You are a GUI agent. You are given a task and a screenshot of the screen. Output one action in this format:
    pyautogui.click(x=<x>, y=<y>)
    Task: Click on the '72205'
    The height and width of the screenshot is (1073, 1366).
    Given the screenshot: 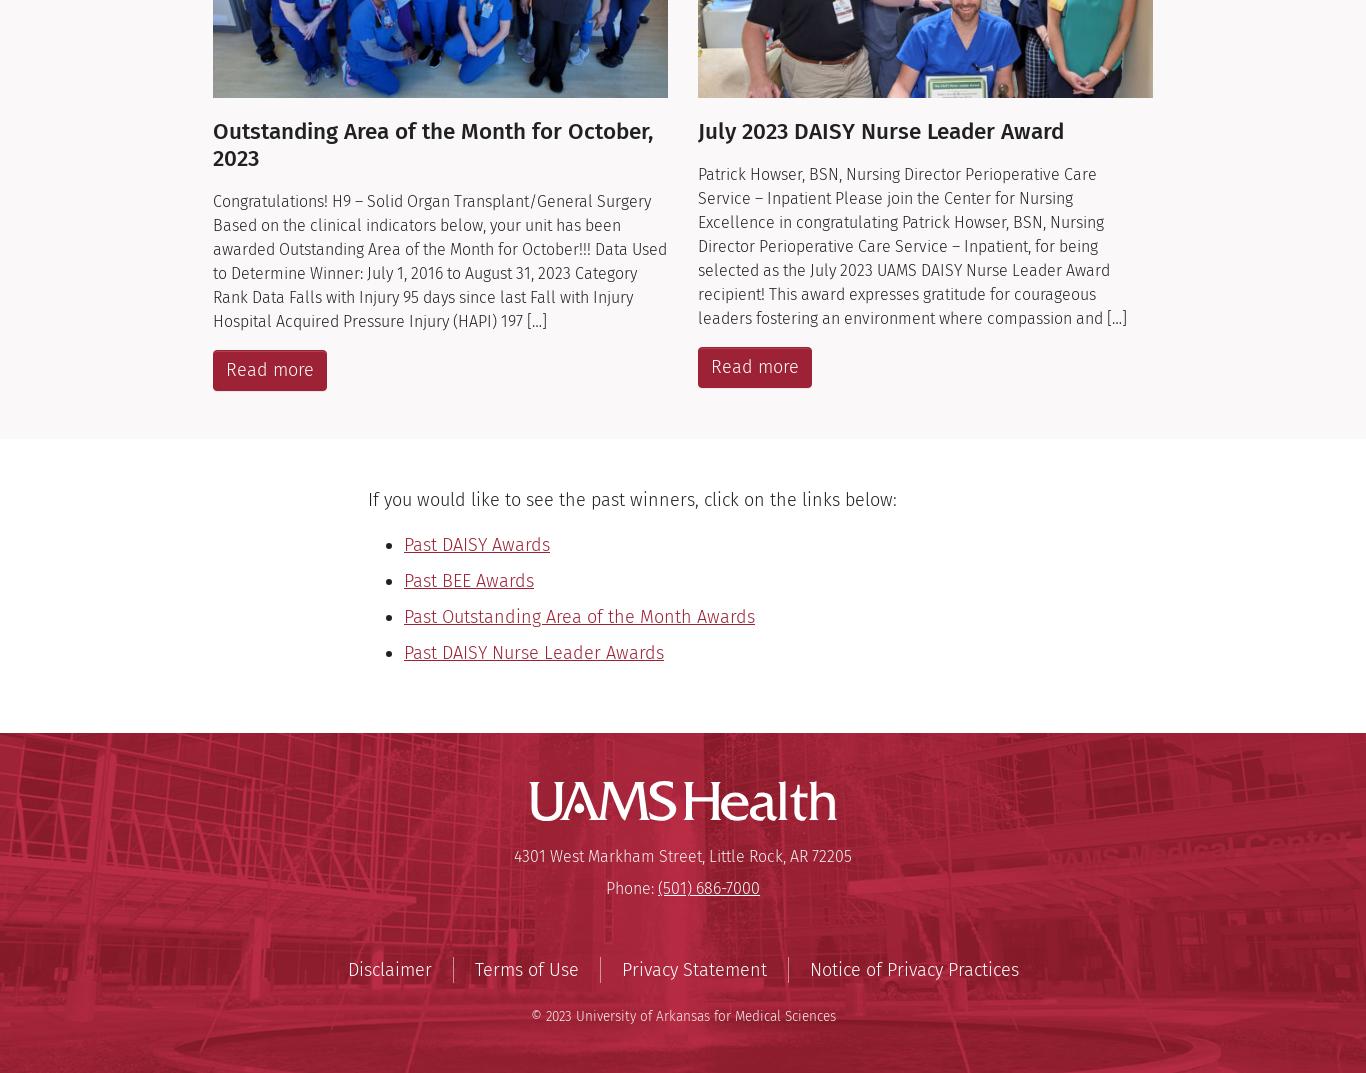 What is the action you would take?
    pyautogui.click(x=831, y=855)
    